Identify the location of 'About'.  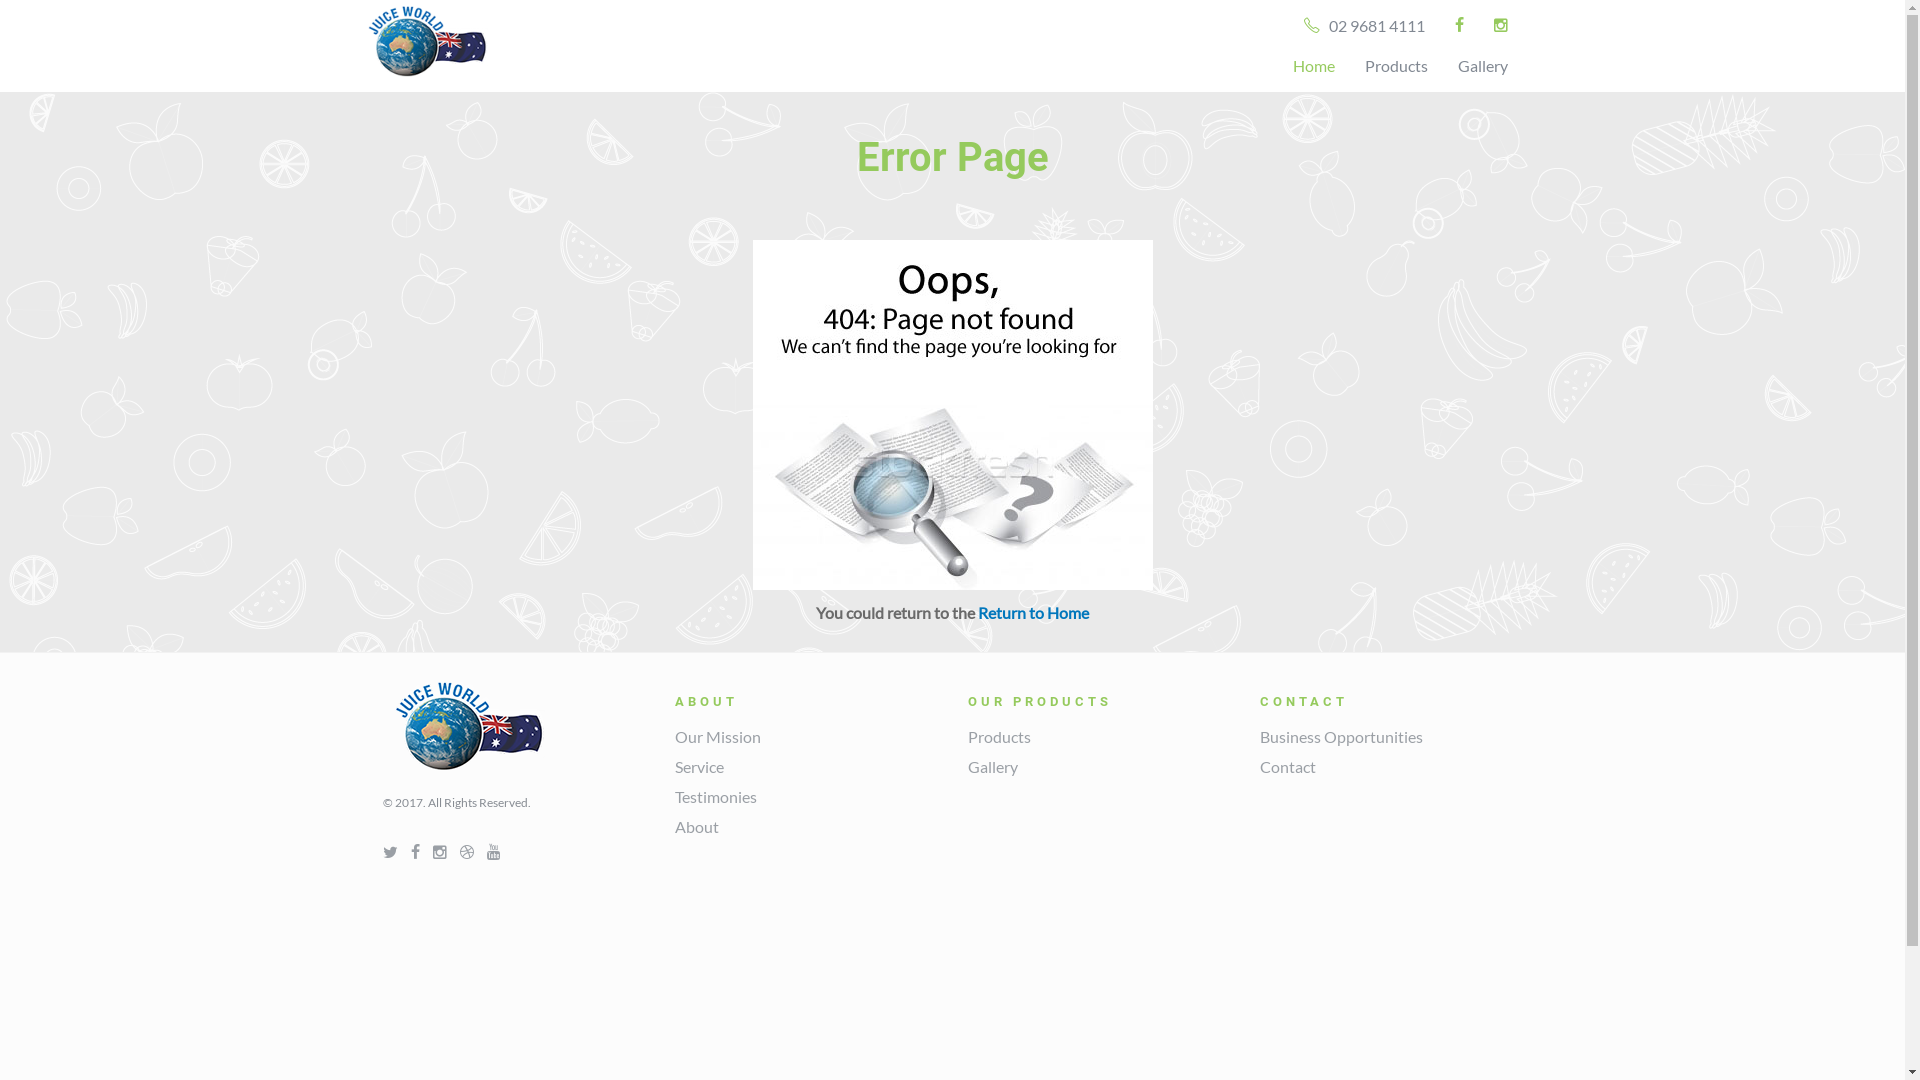
(696, 826).